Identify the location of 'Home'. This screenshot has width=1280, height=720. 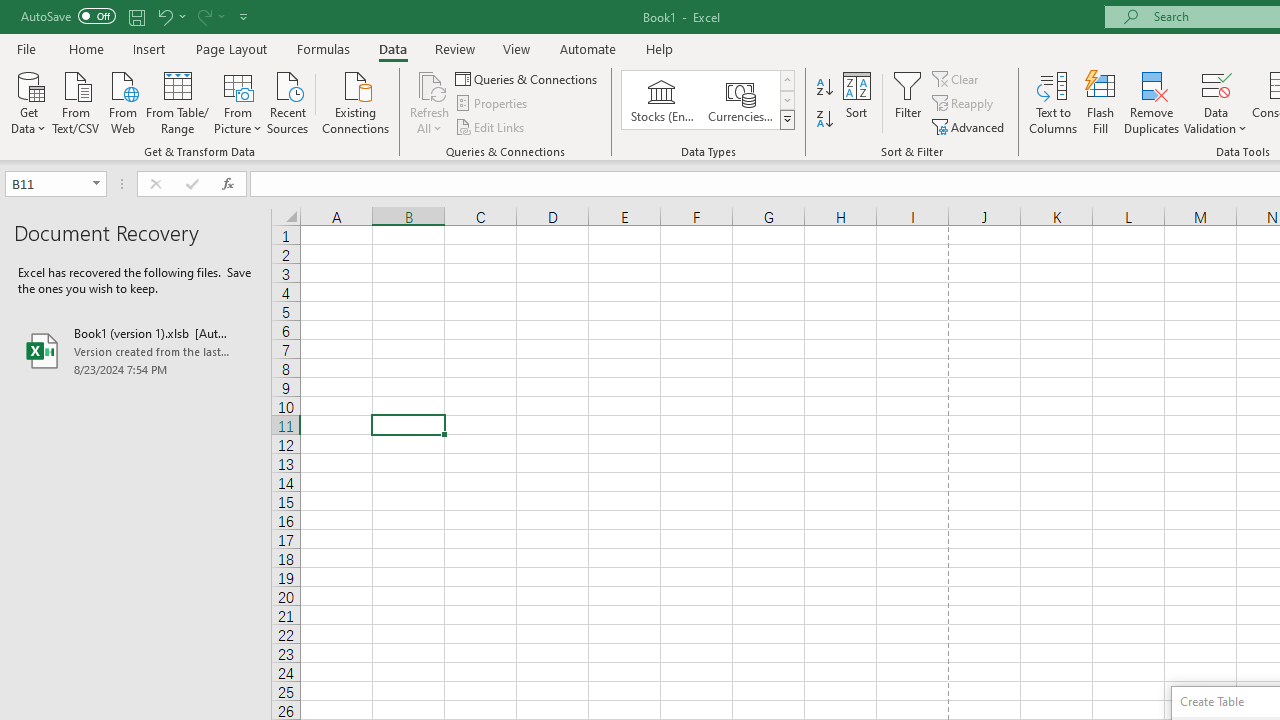
(85, 48).